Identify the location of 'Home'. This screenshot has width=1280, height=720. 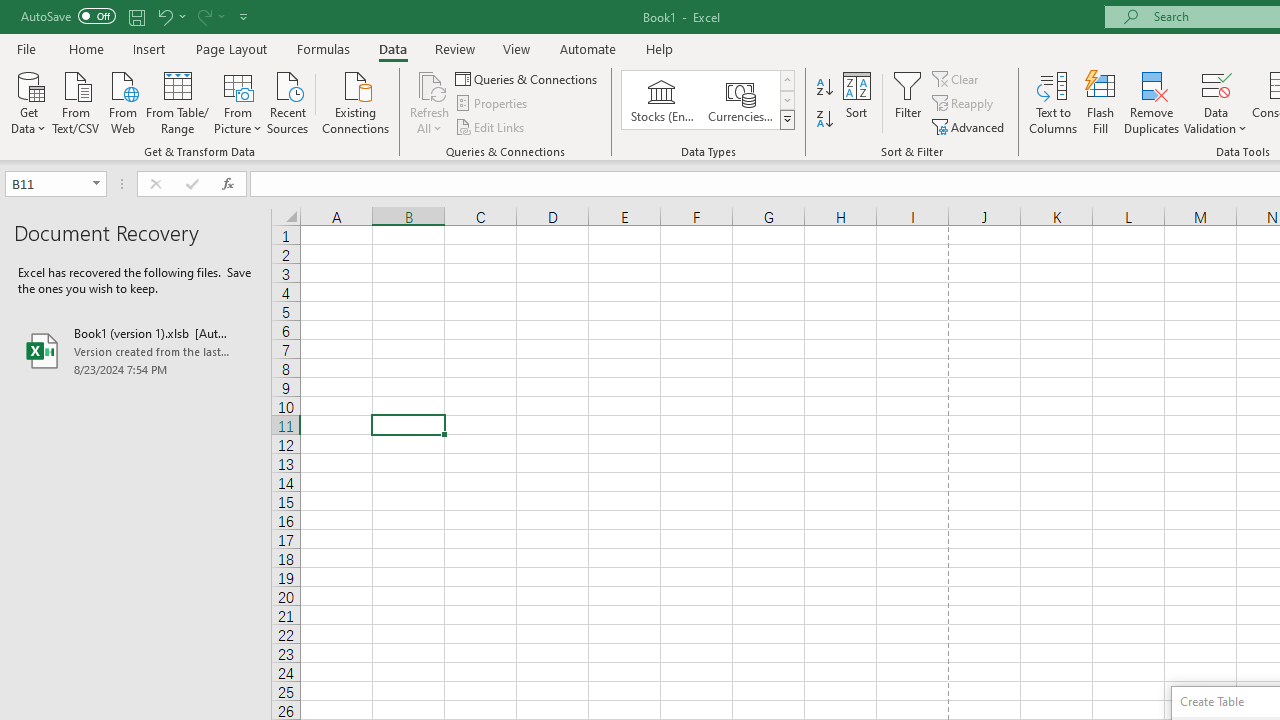
(85, 48).